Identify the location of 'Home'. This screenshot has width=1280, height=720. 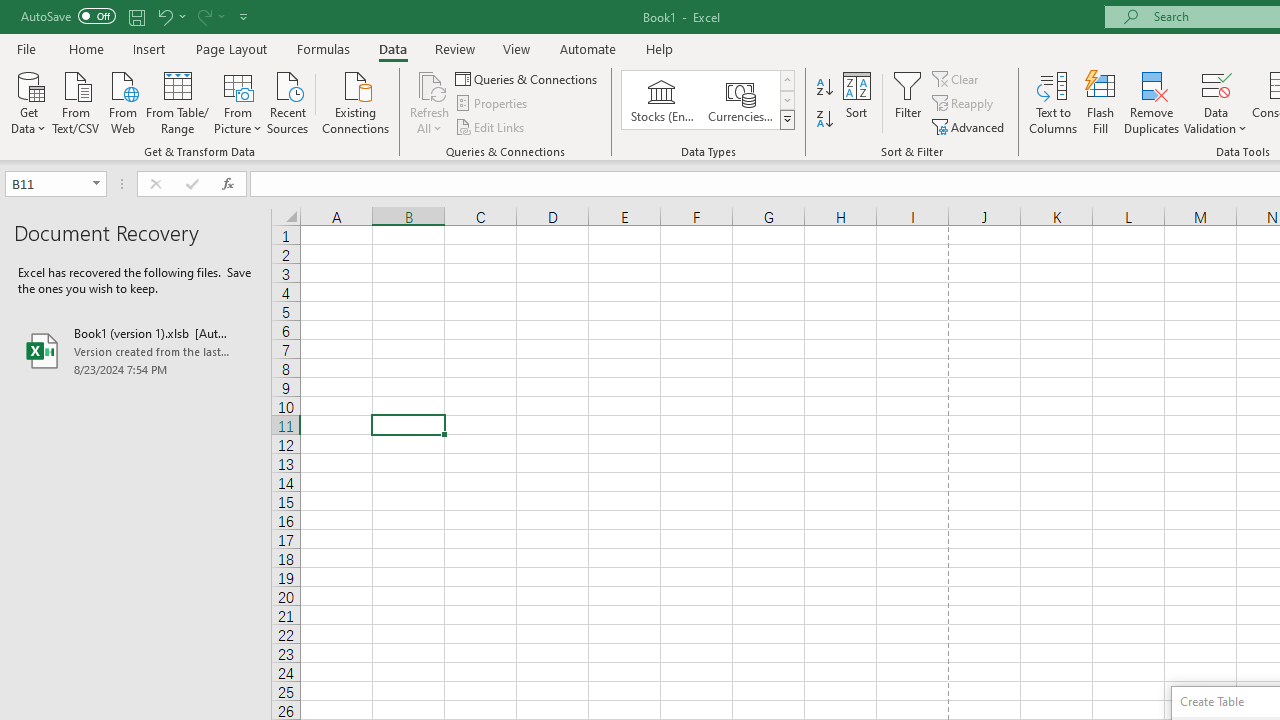
(85, 48).